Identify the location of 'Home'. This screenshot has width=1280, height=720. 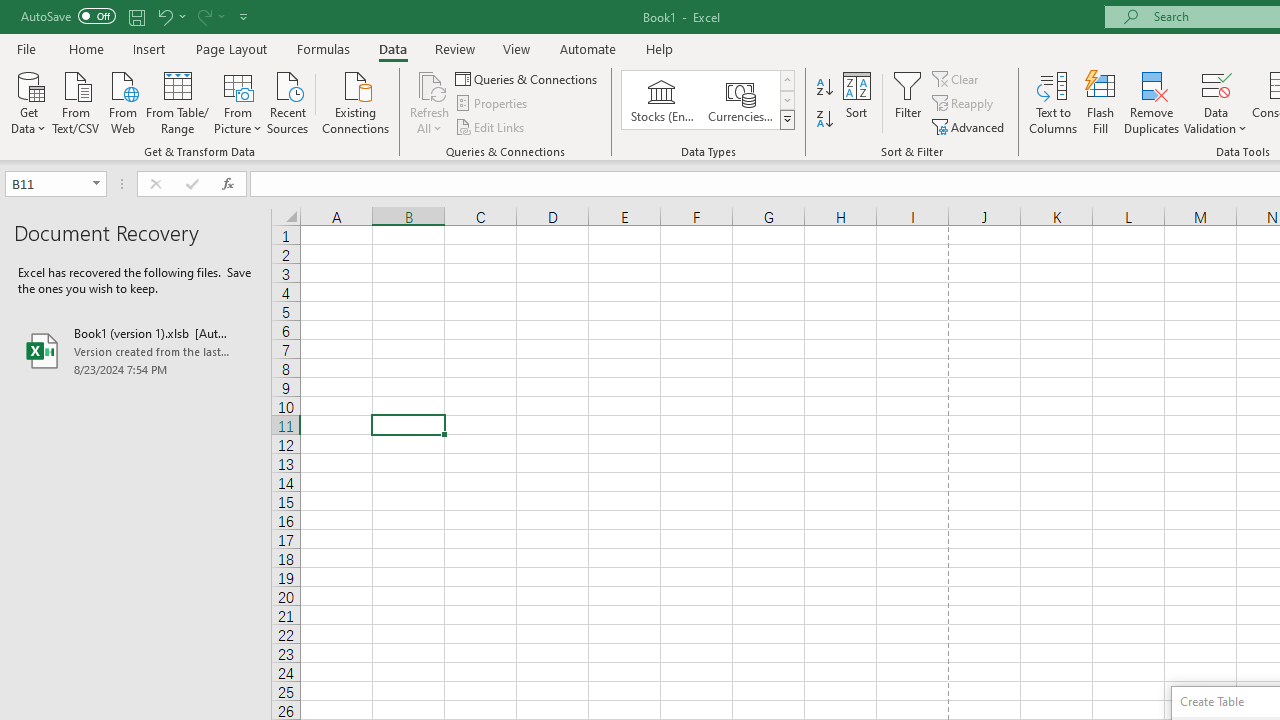
(85, 48).